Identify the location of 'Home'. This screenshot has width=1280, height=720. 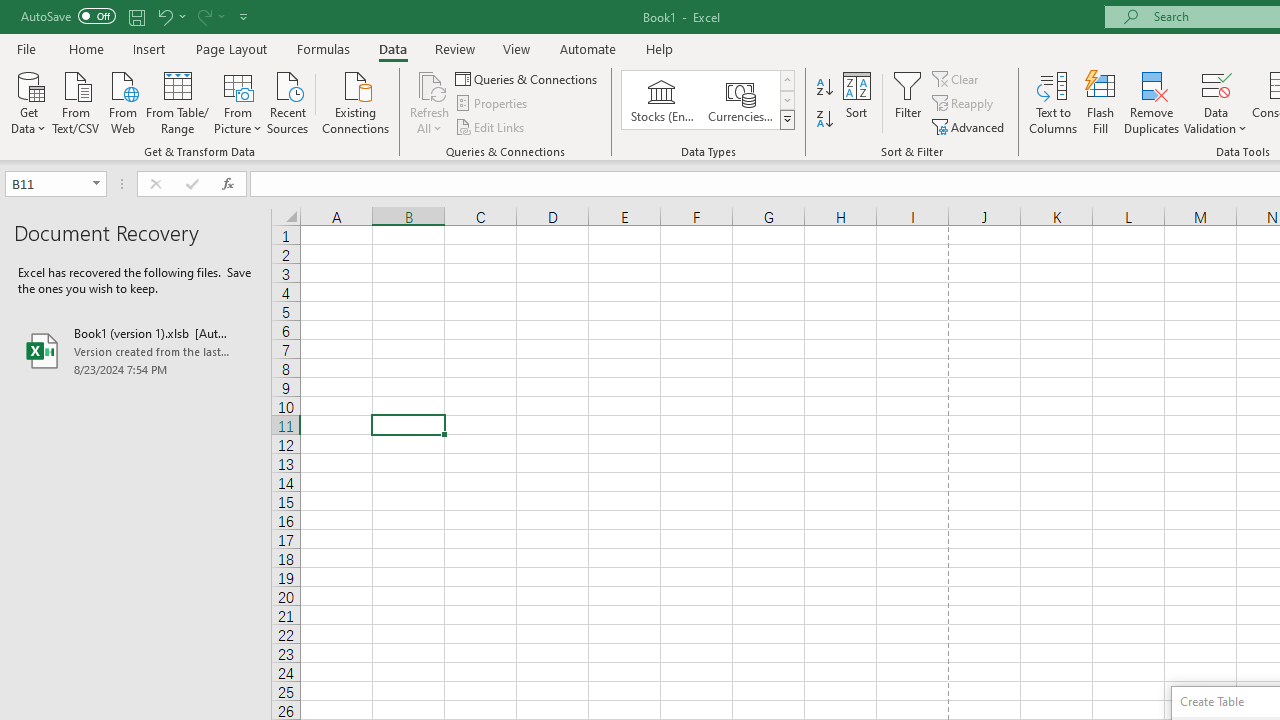
(85, 48).